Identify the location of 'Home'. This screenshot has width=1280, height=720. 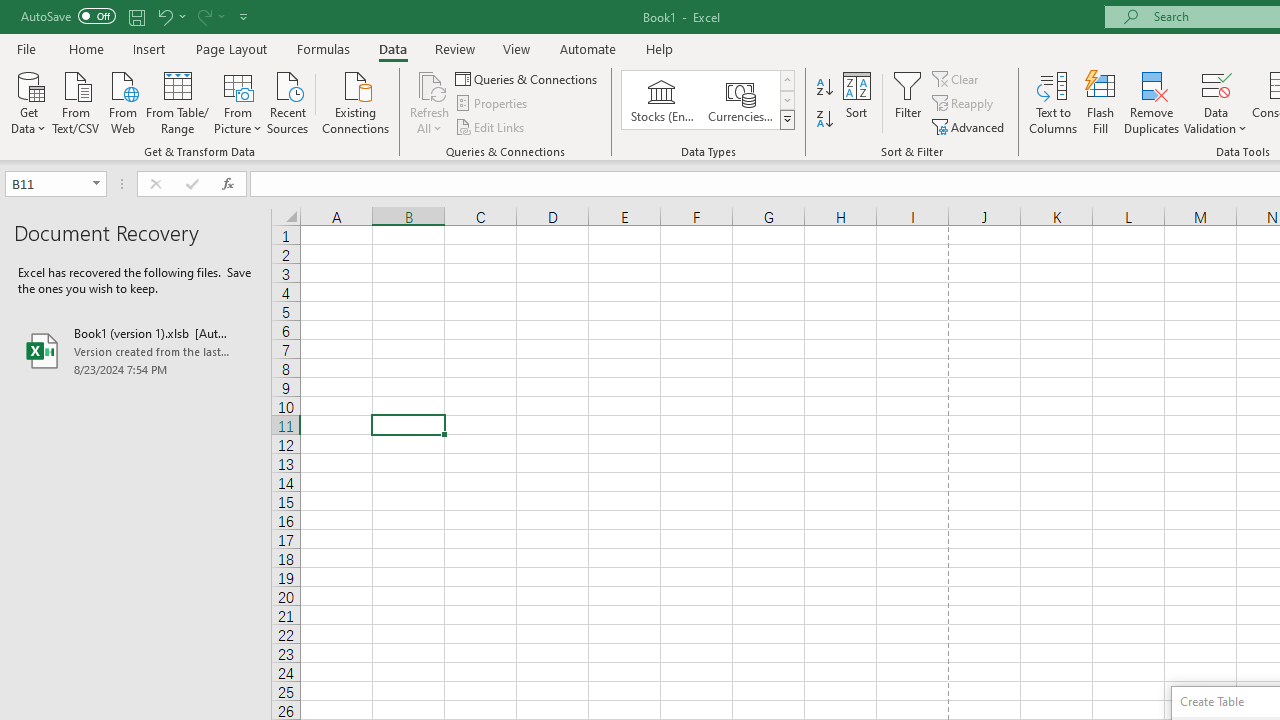
(85, 48).